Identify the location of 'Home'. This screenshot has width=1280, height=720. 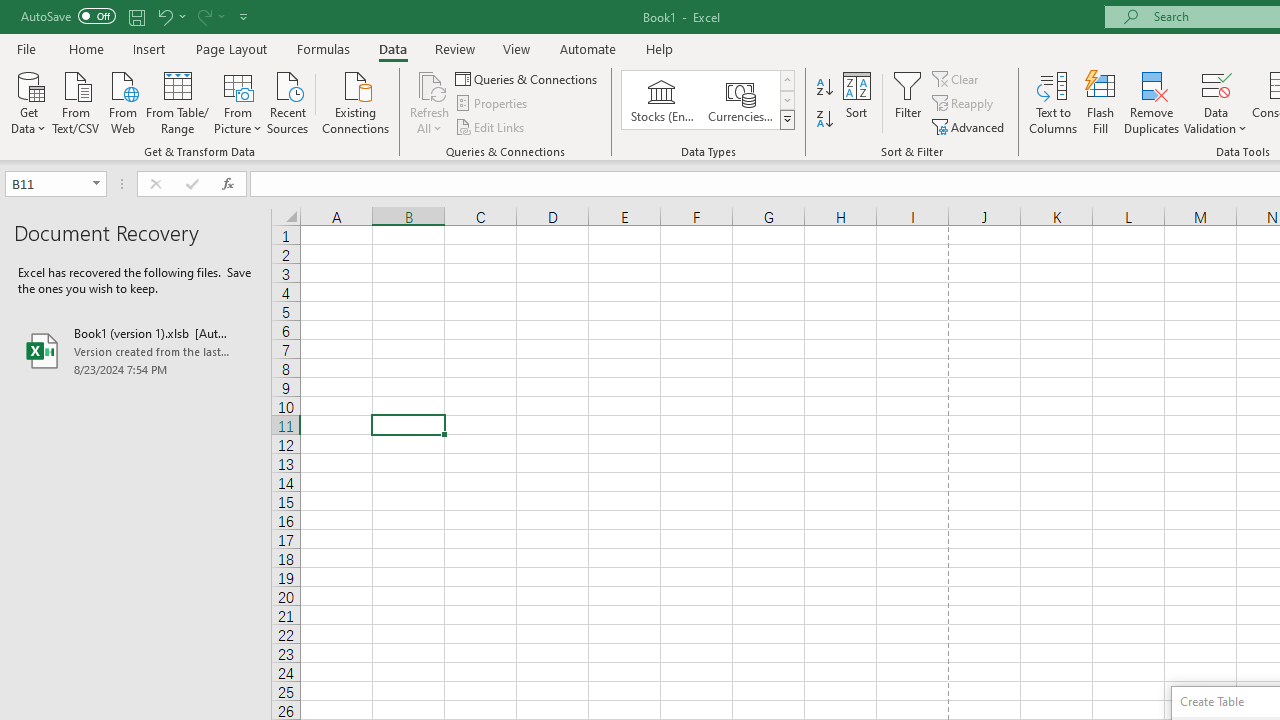
(85, 48).